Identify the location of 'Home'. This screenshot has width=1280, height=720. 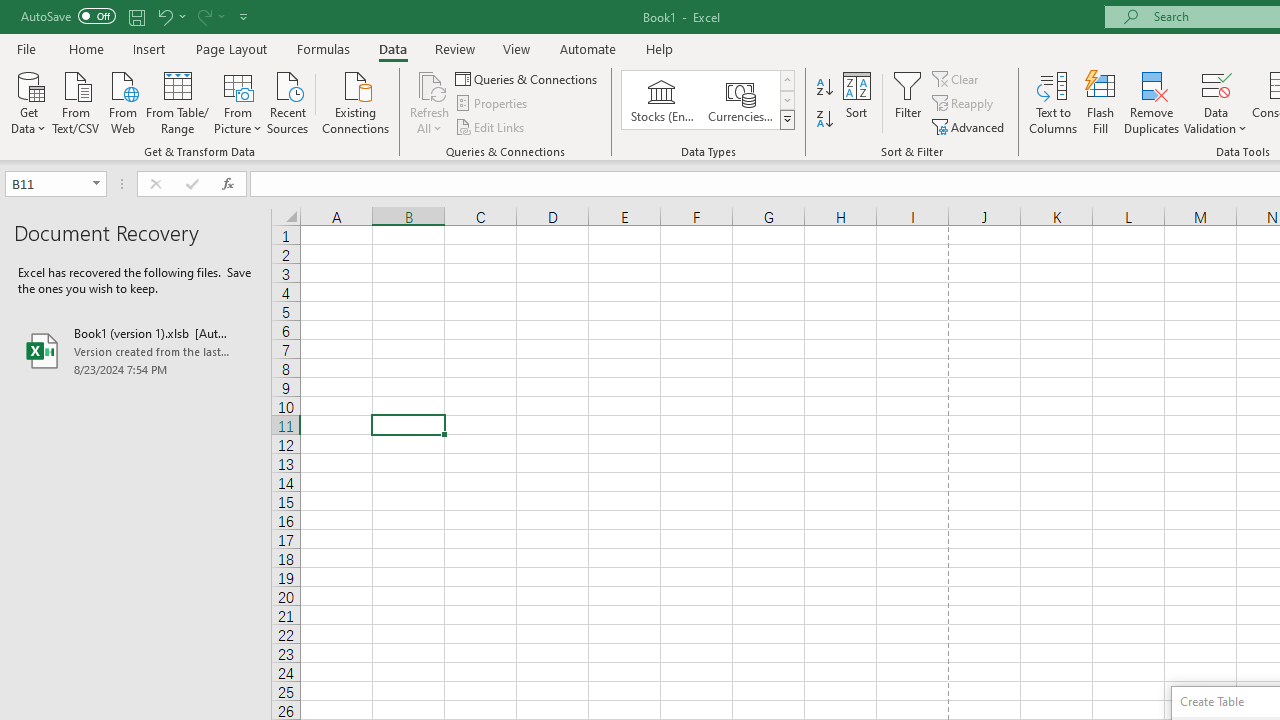
(85, 48).